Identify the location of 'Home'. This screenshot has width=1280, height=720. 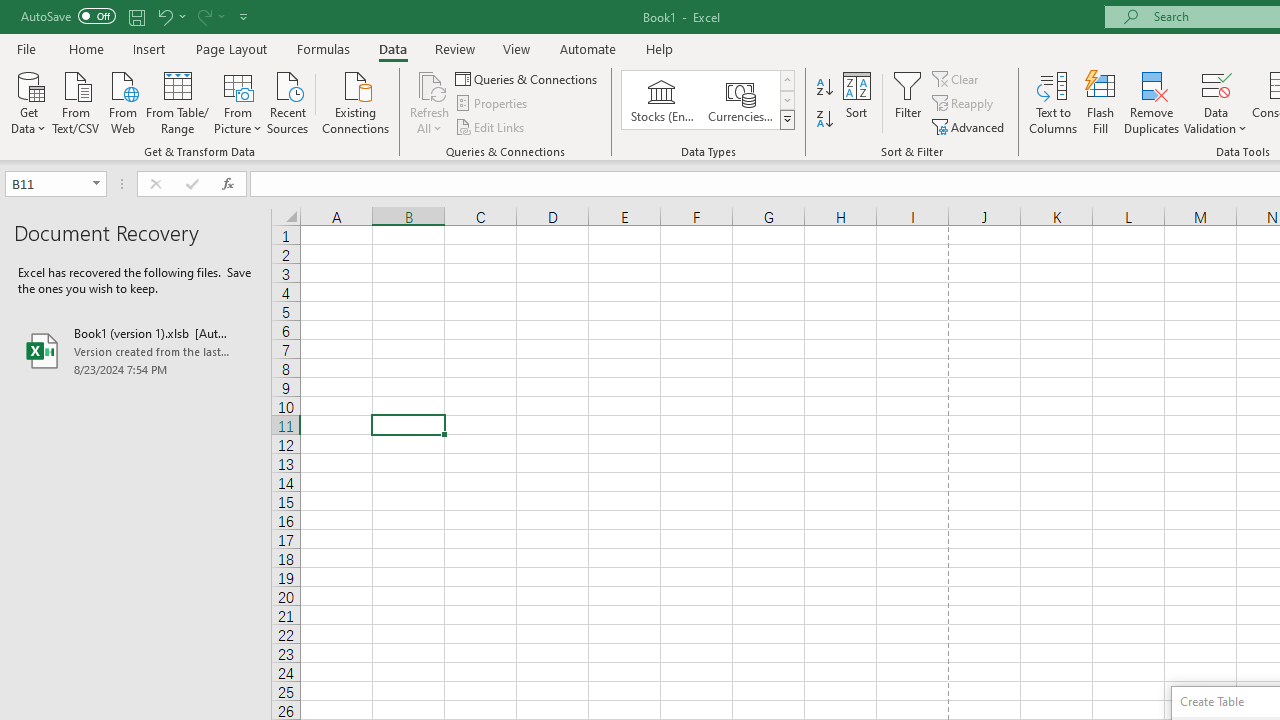
(85, 48).